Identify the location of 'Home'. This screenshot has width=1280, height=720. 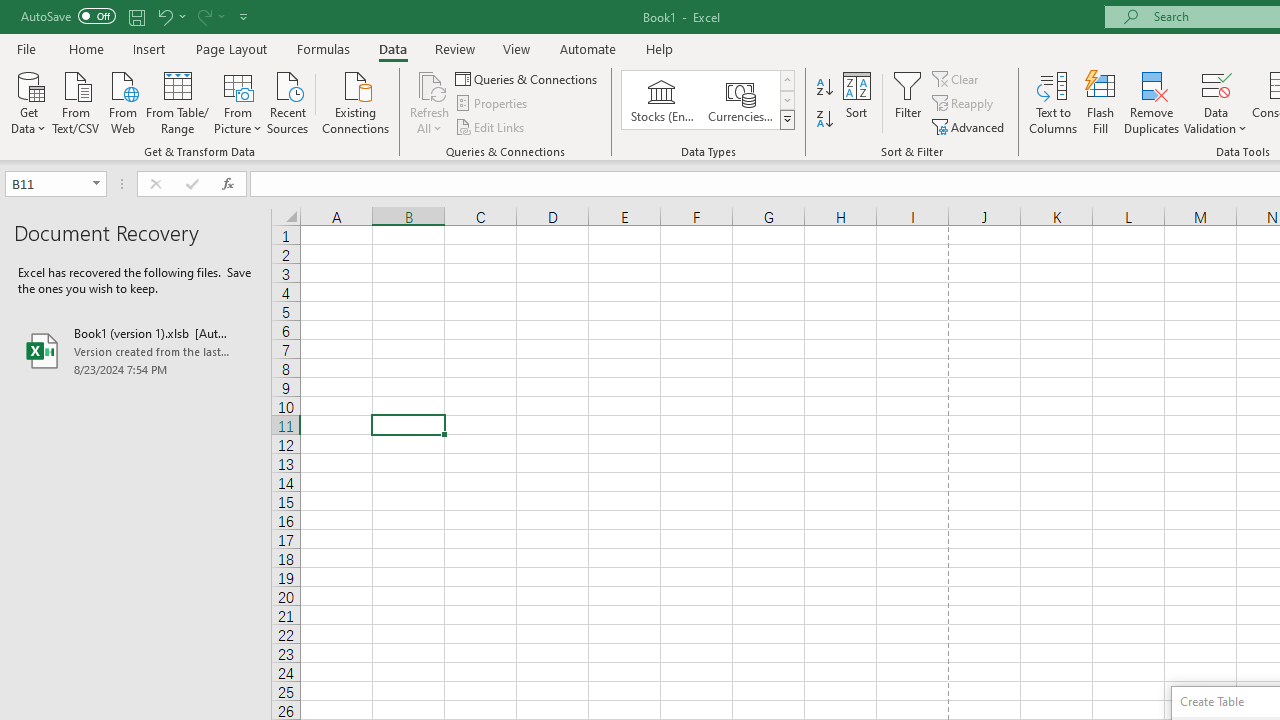
(85, 48).